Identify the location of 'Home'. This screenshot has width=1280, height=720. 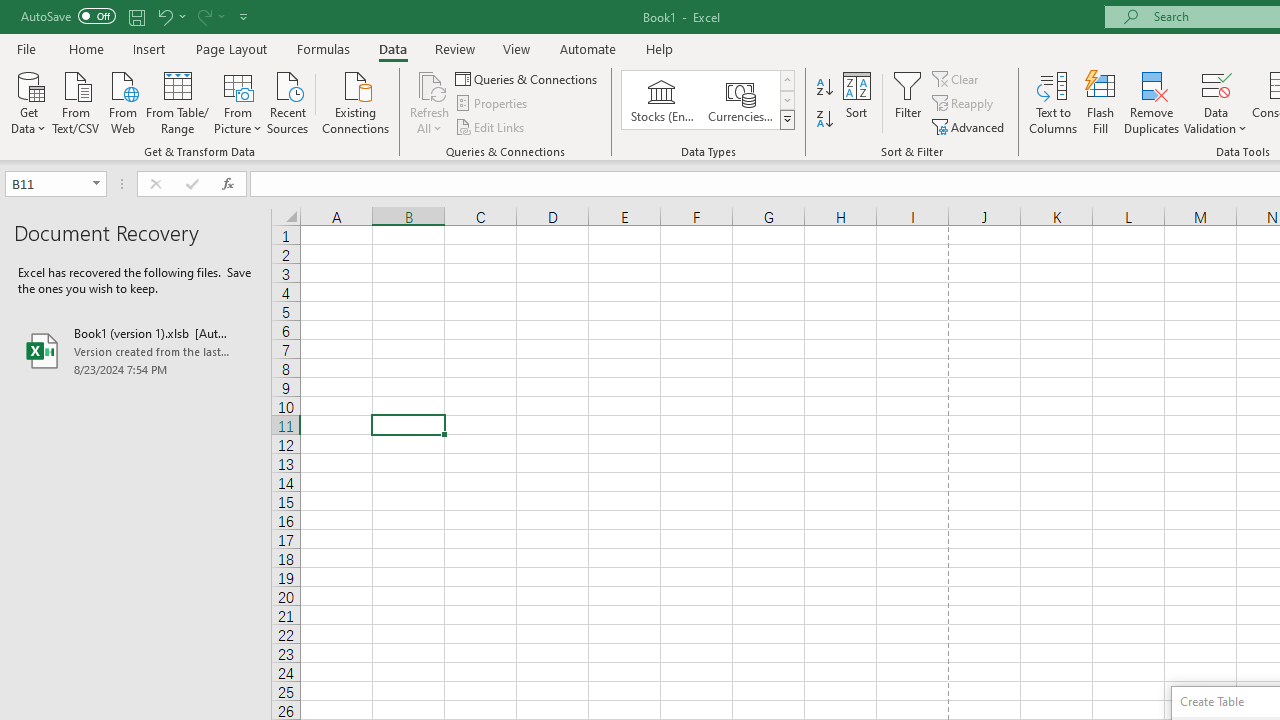
(85, 48).